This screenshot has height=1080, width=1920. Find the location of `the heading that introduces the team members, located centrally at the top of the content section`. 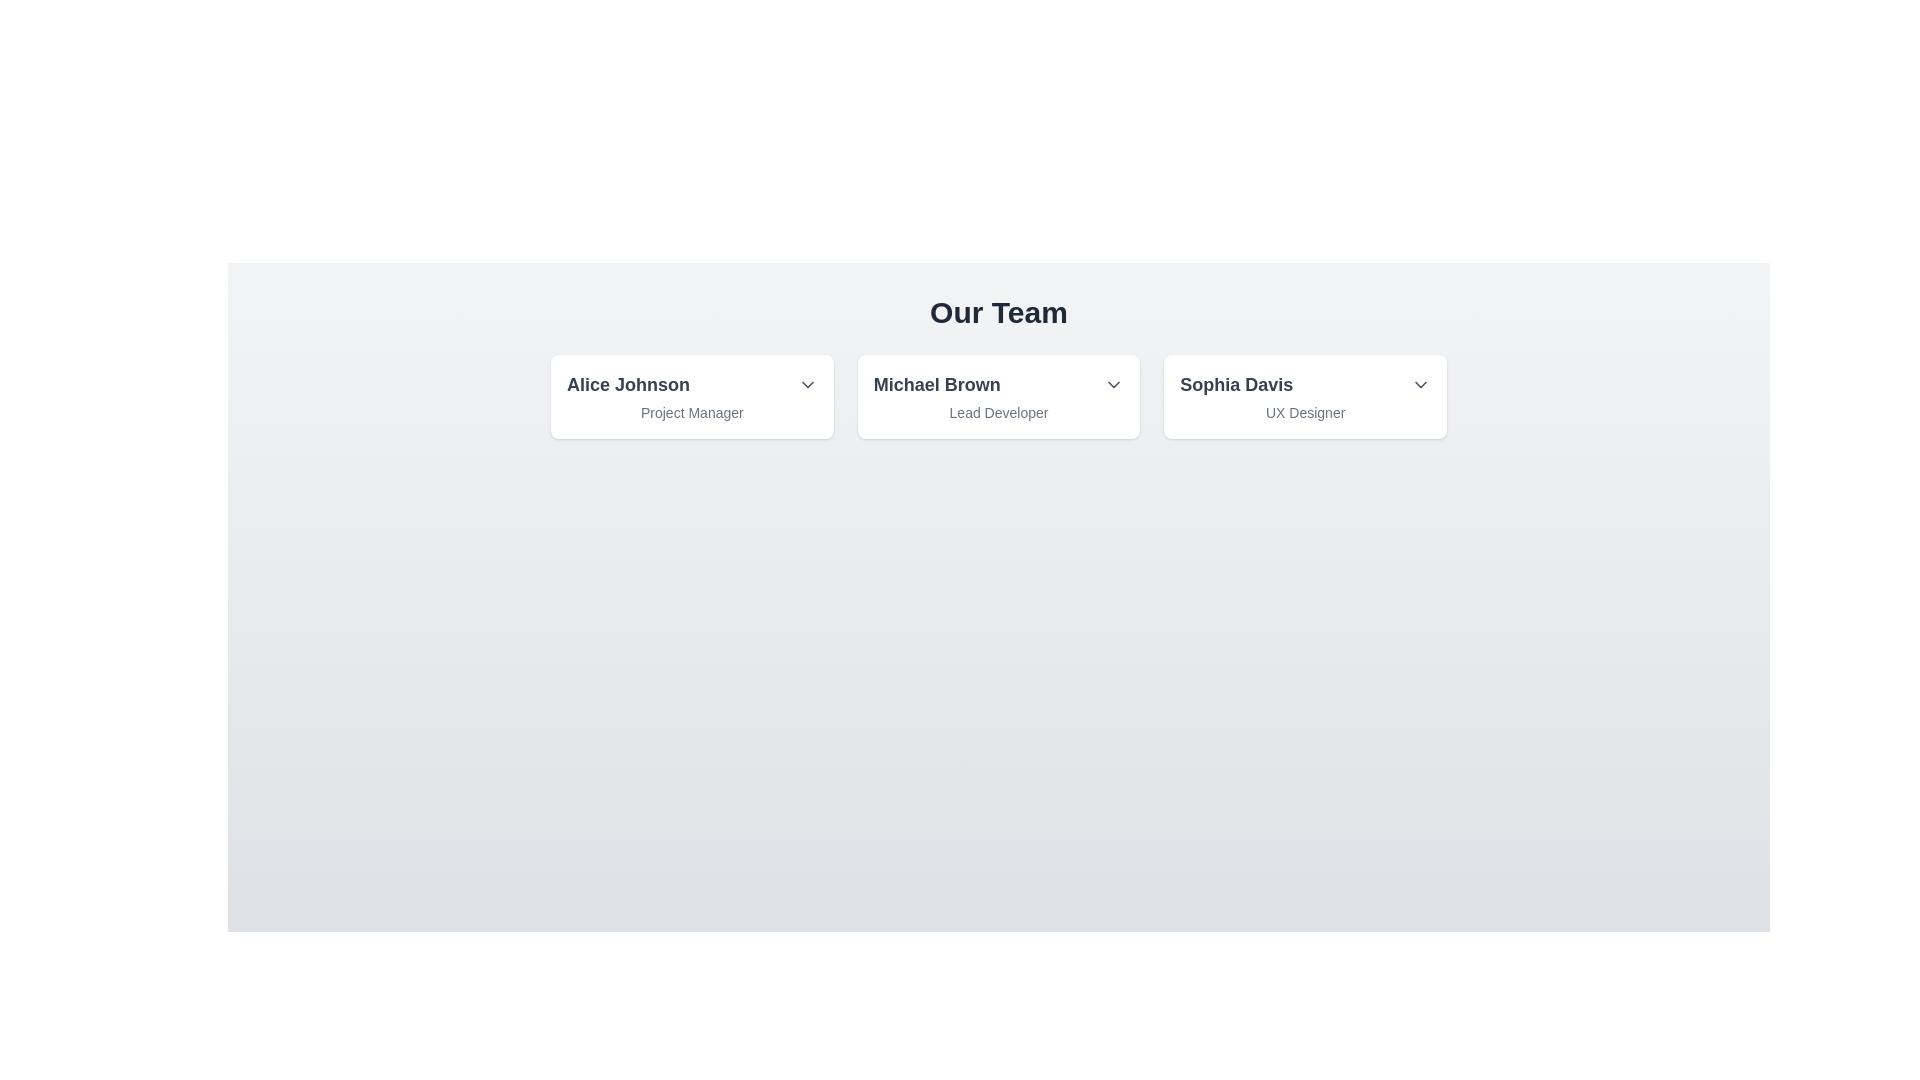

the heading that introduces the team members, located centrally at the top of the content section is located at coordinates (998, 312).